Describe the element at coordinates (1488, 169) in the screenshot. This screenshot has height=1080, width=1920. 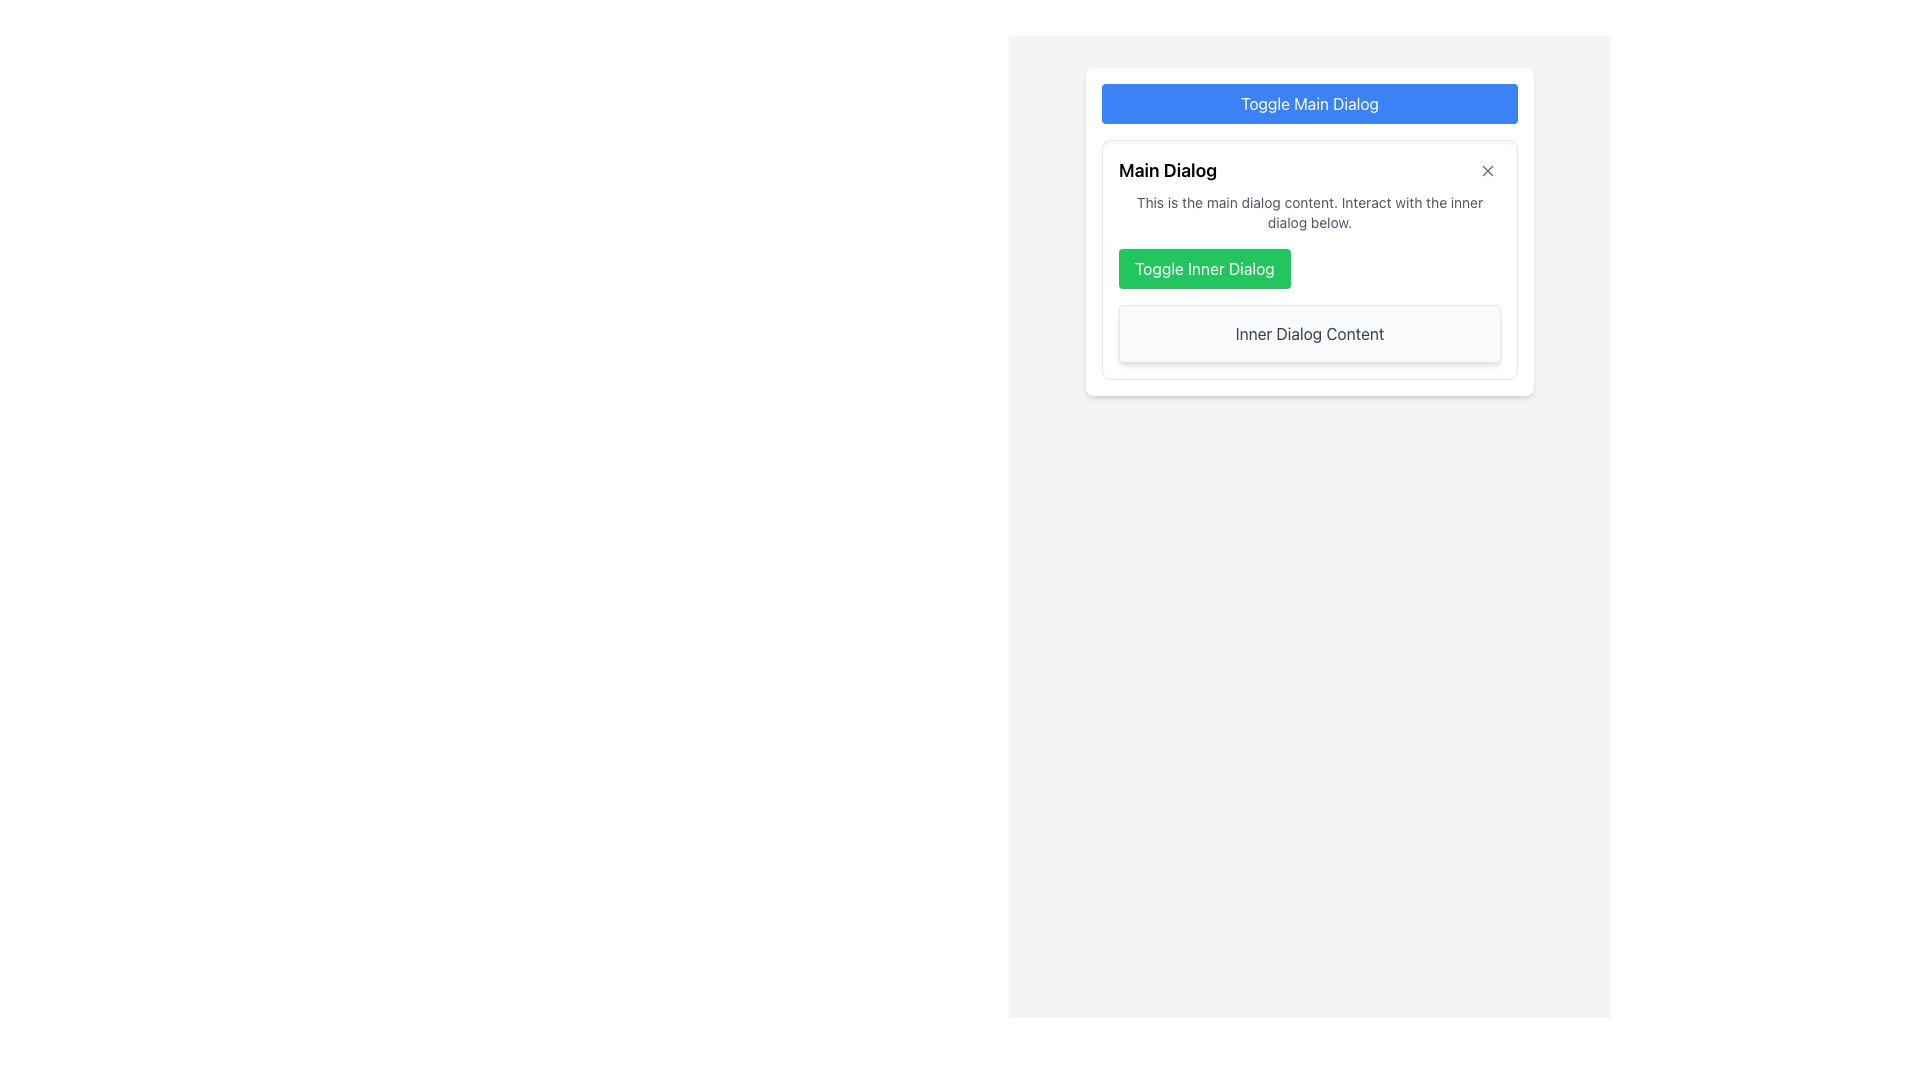
I see `the small button with an 'x' icon located at the top-right corner of the 'Main Dialog' header` at that location.